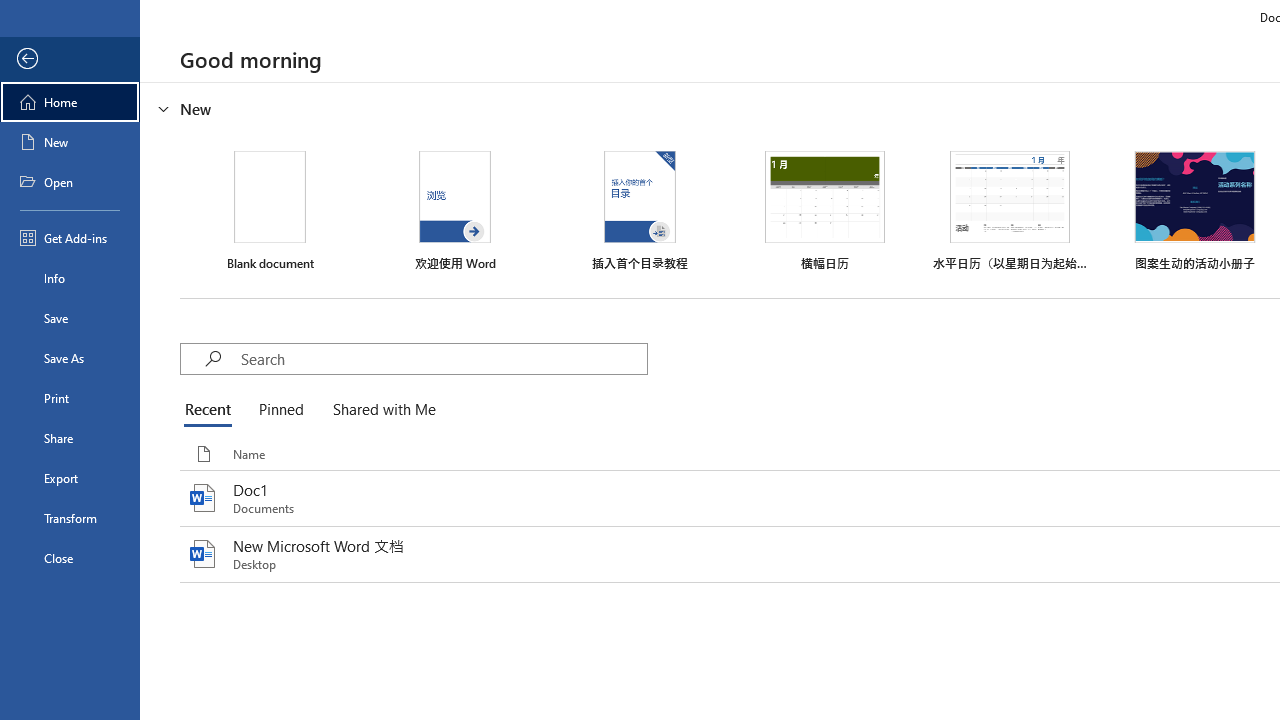 The width and height of the screenshot is (1280, 720). Describe the element at coordinates (69, 356) in the screenshot. I see `'Save As'` at that location.